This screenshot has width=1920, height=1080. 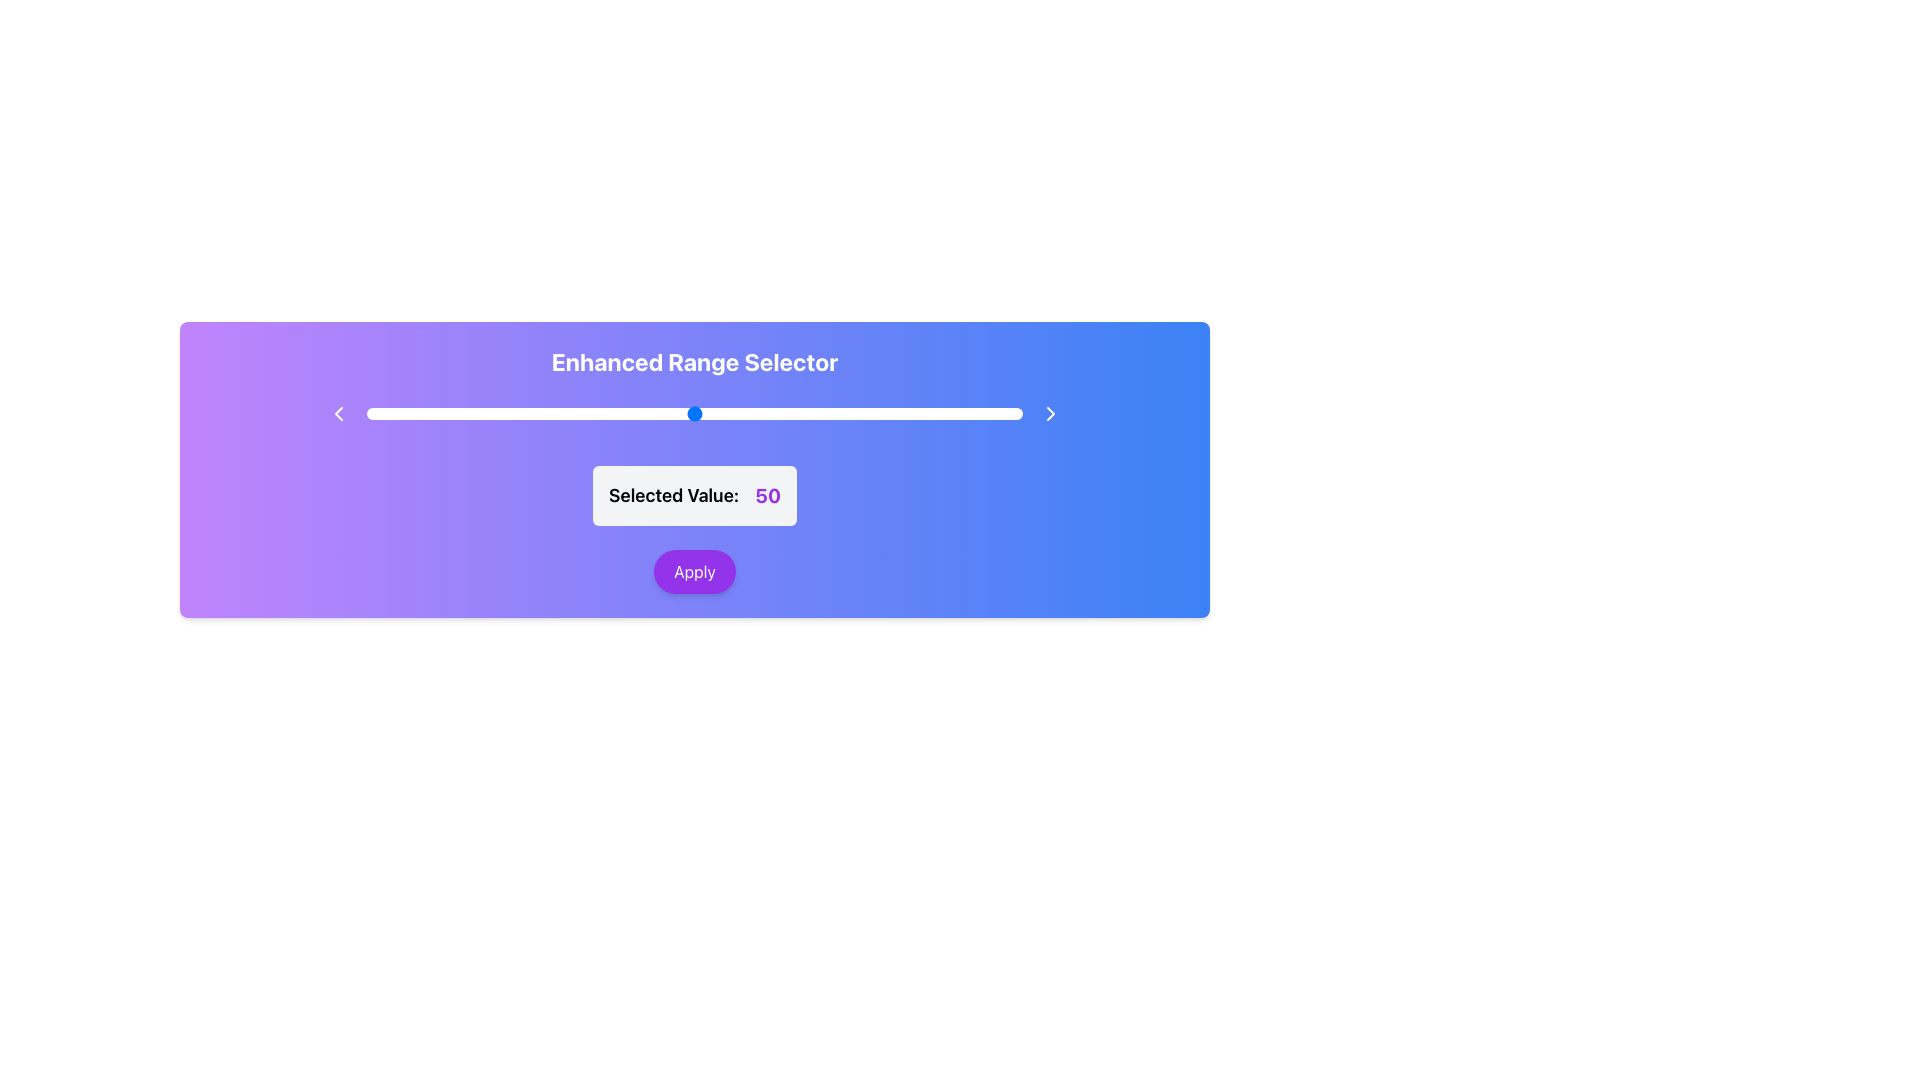 I want to click on the slider, so click(x=517, y=412).